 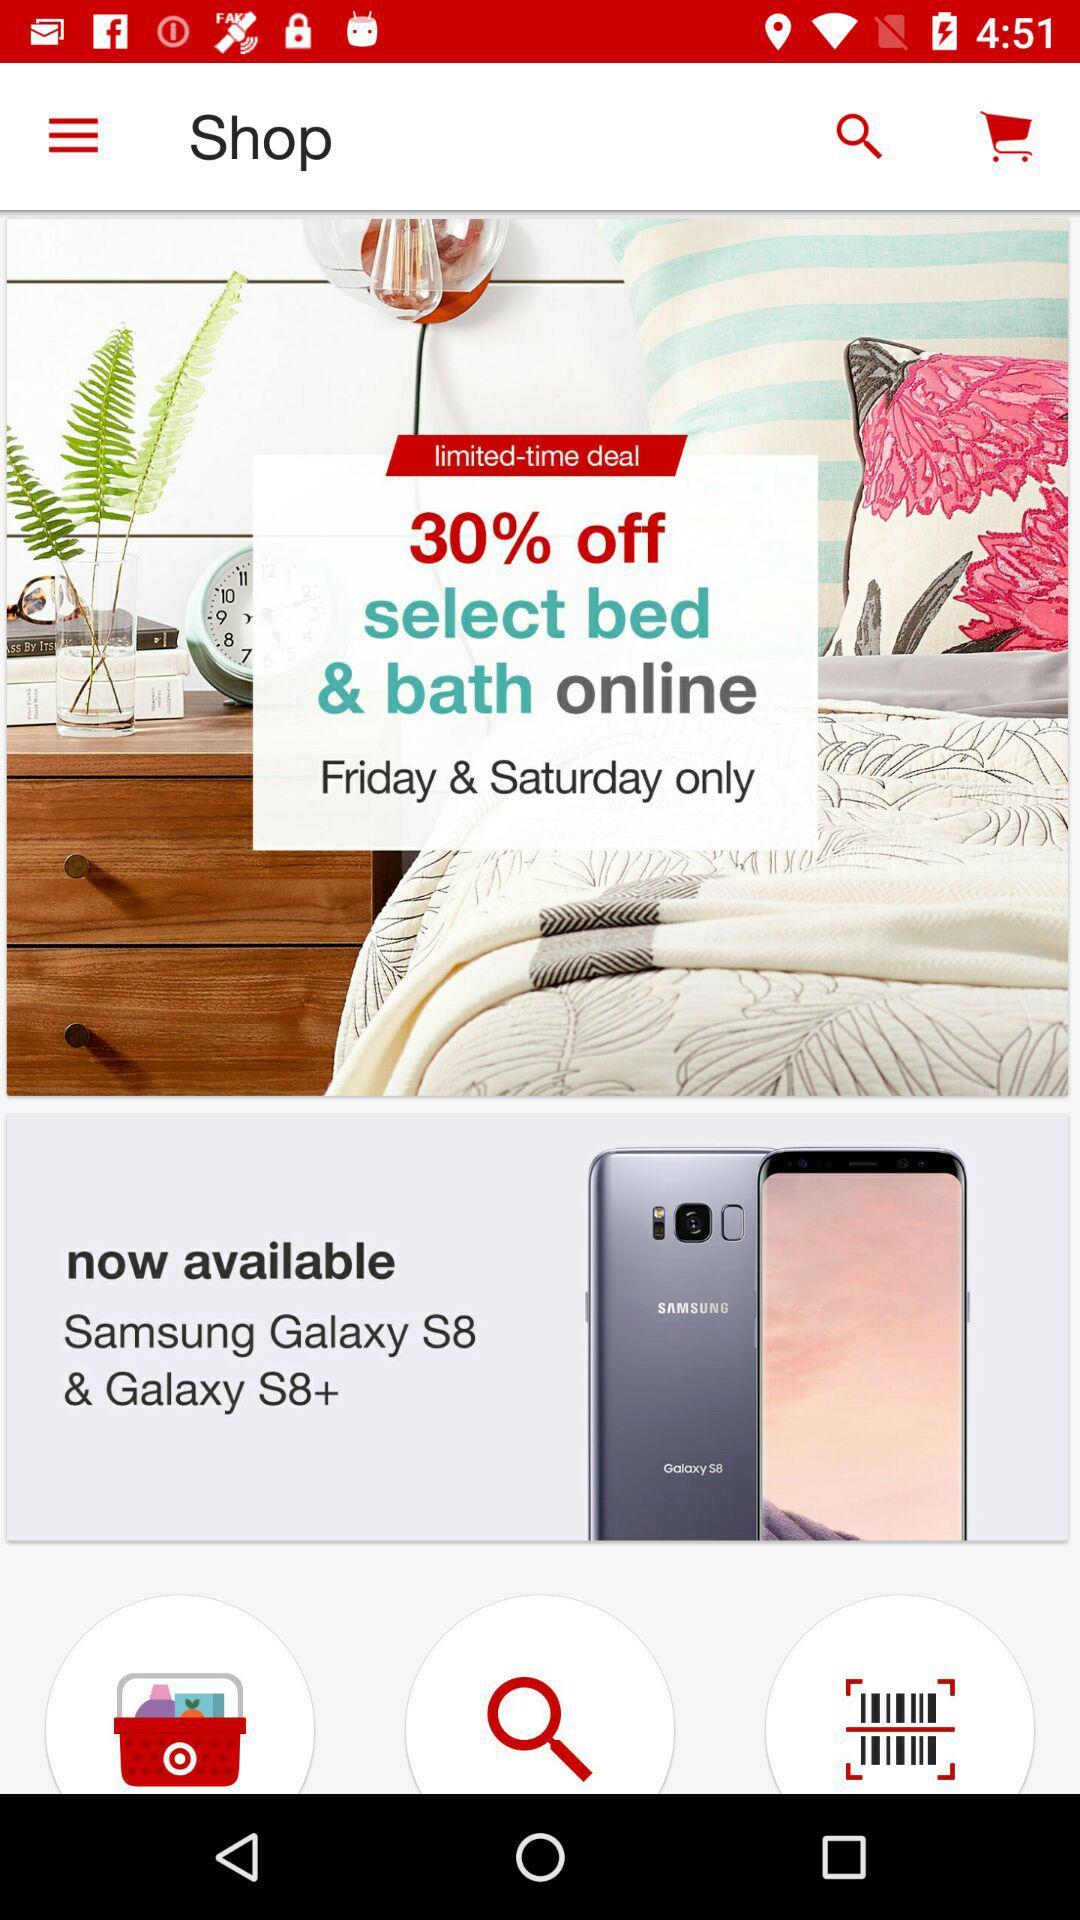 What do you see at coordinates (72, 135) in the screenshot?
I see `the icon next to shop icon` at bounding box center [72, 135].